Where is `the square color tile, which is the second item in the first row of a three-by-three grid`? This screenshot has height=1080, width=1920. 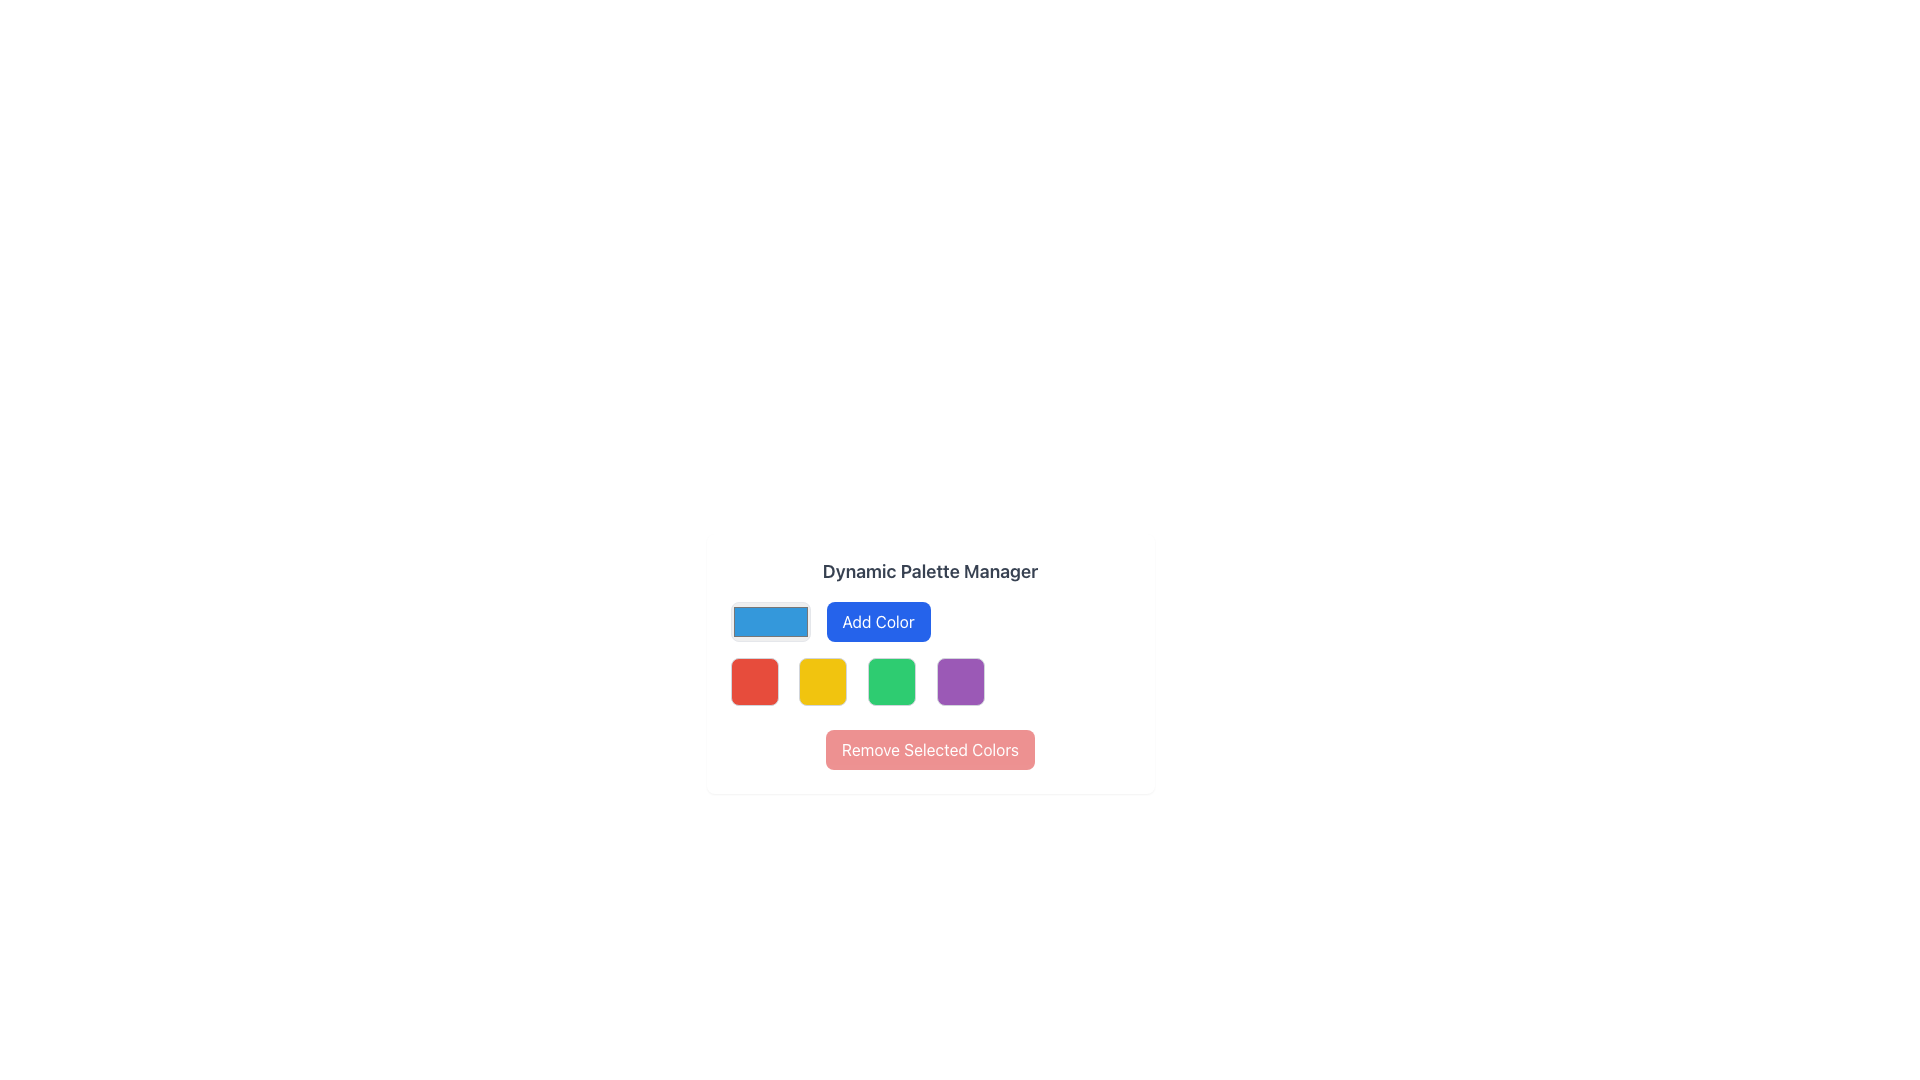
the square color tile, which is the second item in the first row of a three-by-three grid is located at coordinates (823, 681).